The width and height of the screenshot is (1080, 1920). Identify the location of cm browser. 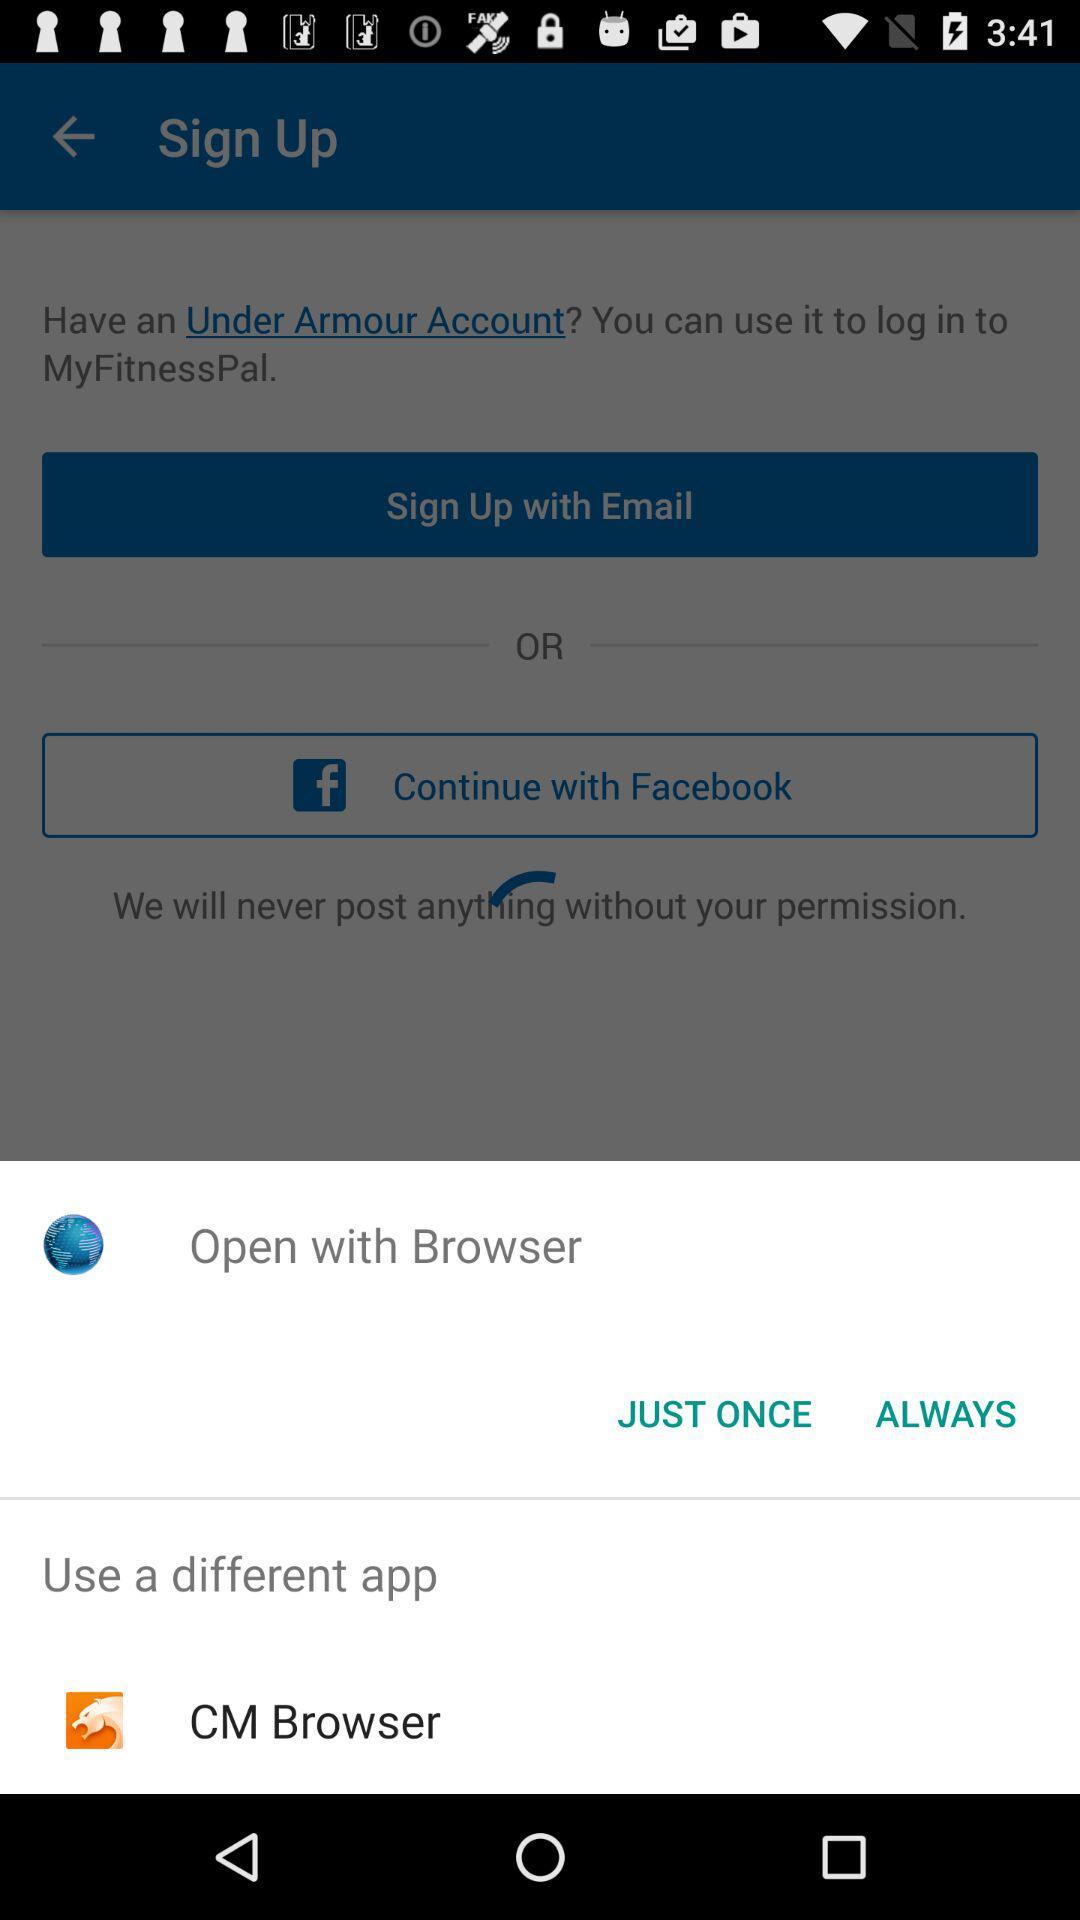
(315, 1719).